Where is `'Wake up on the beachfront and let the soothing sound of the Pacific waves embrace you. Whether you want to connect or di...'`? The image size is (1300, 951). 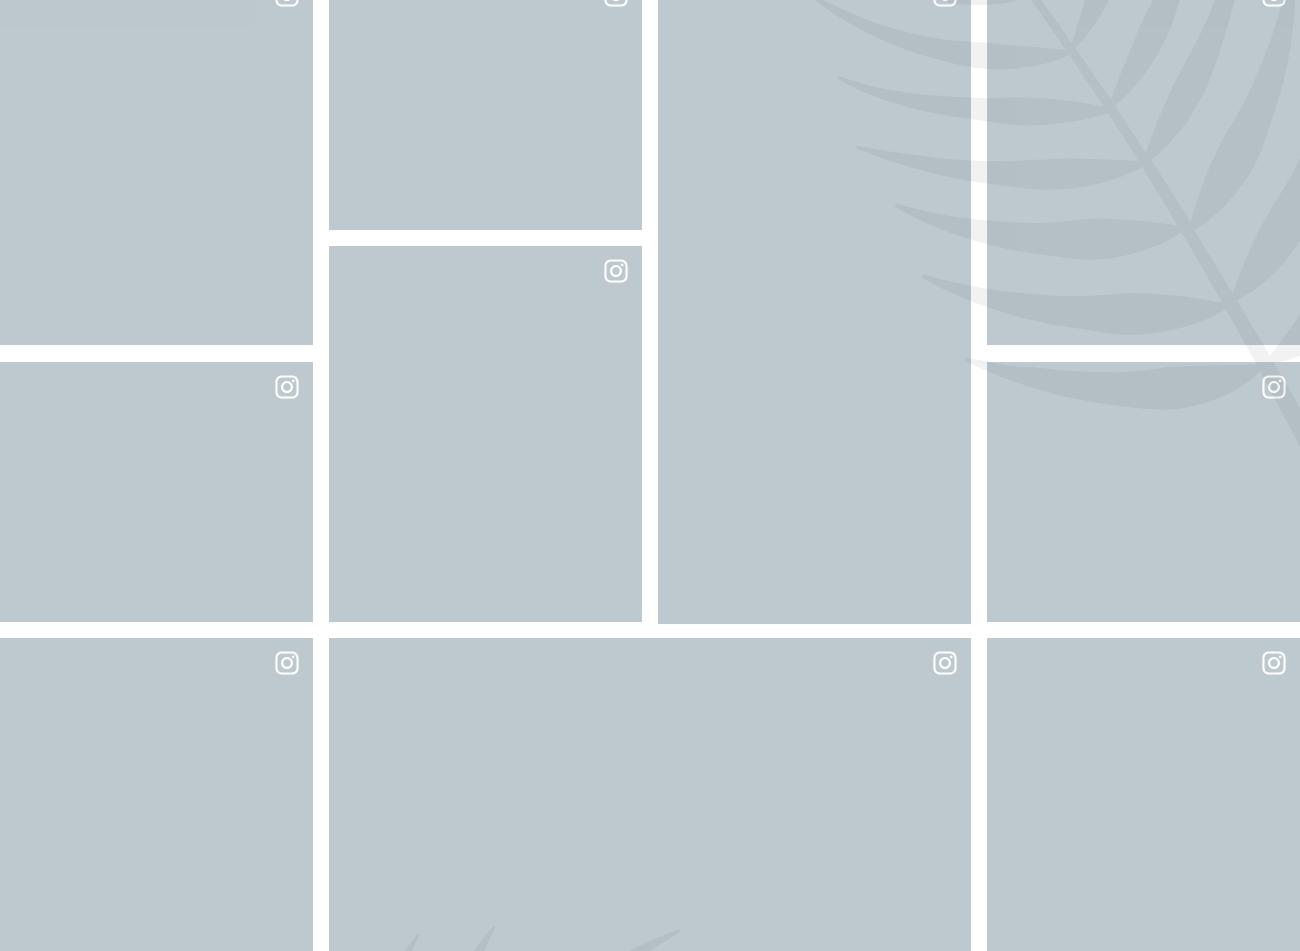
'Wake up on the beachfront and let the soothing sound of the Pacific waves embrace you. Whether you want to connect or di...' is located at coordinates (650, 856).